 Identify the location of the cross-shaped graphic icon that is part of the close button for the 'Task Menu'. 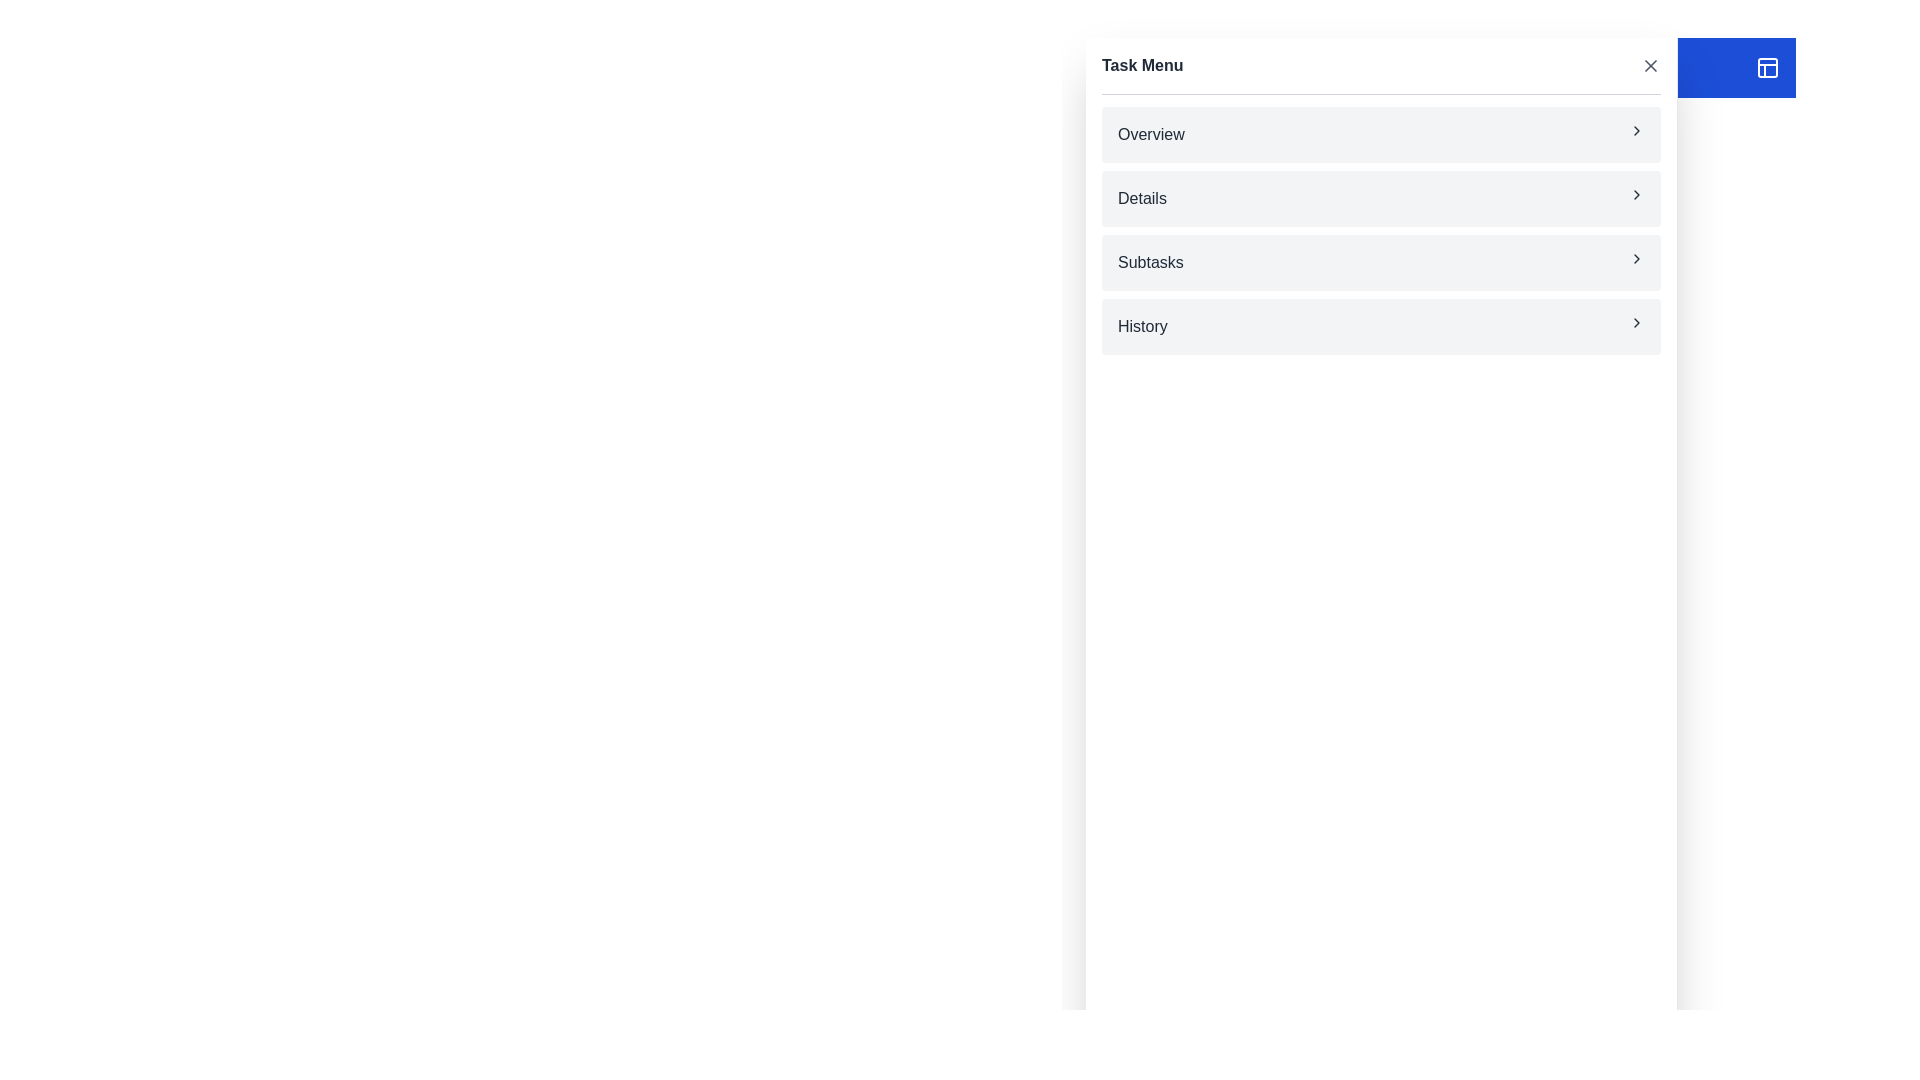
(1650, 64).